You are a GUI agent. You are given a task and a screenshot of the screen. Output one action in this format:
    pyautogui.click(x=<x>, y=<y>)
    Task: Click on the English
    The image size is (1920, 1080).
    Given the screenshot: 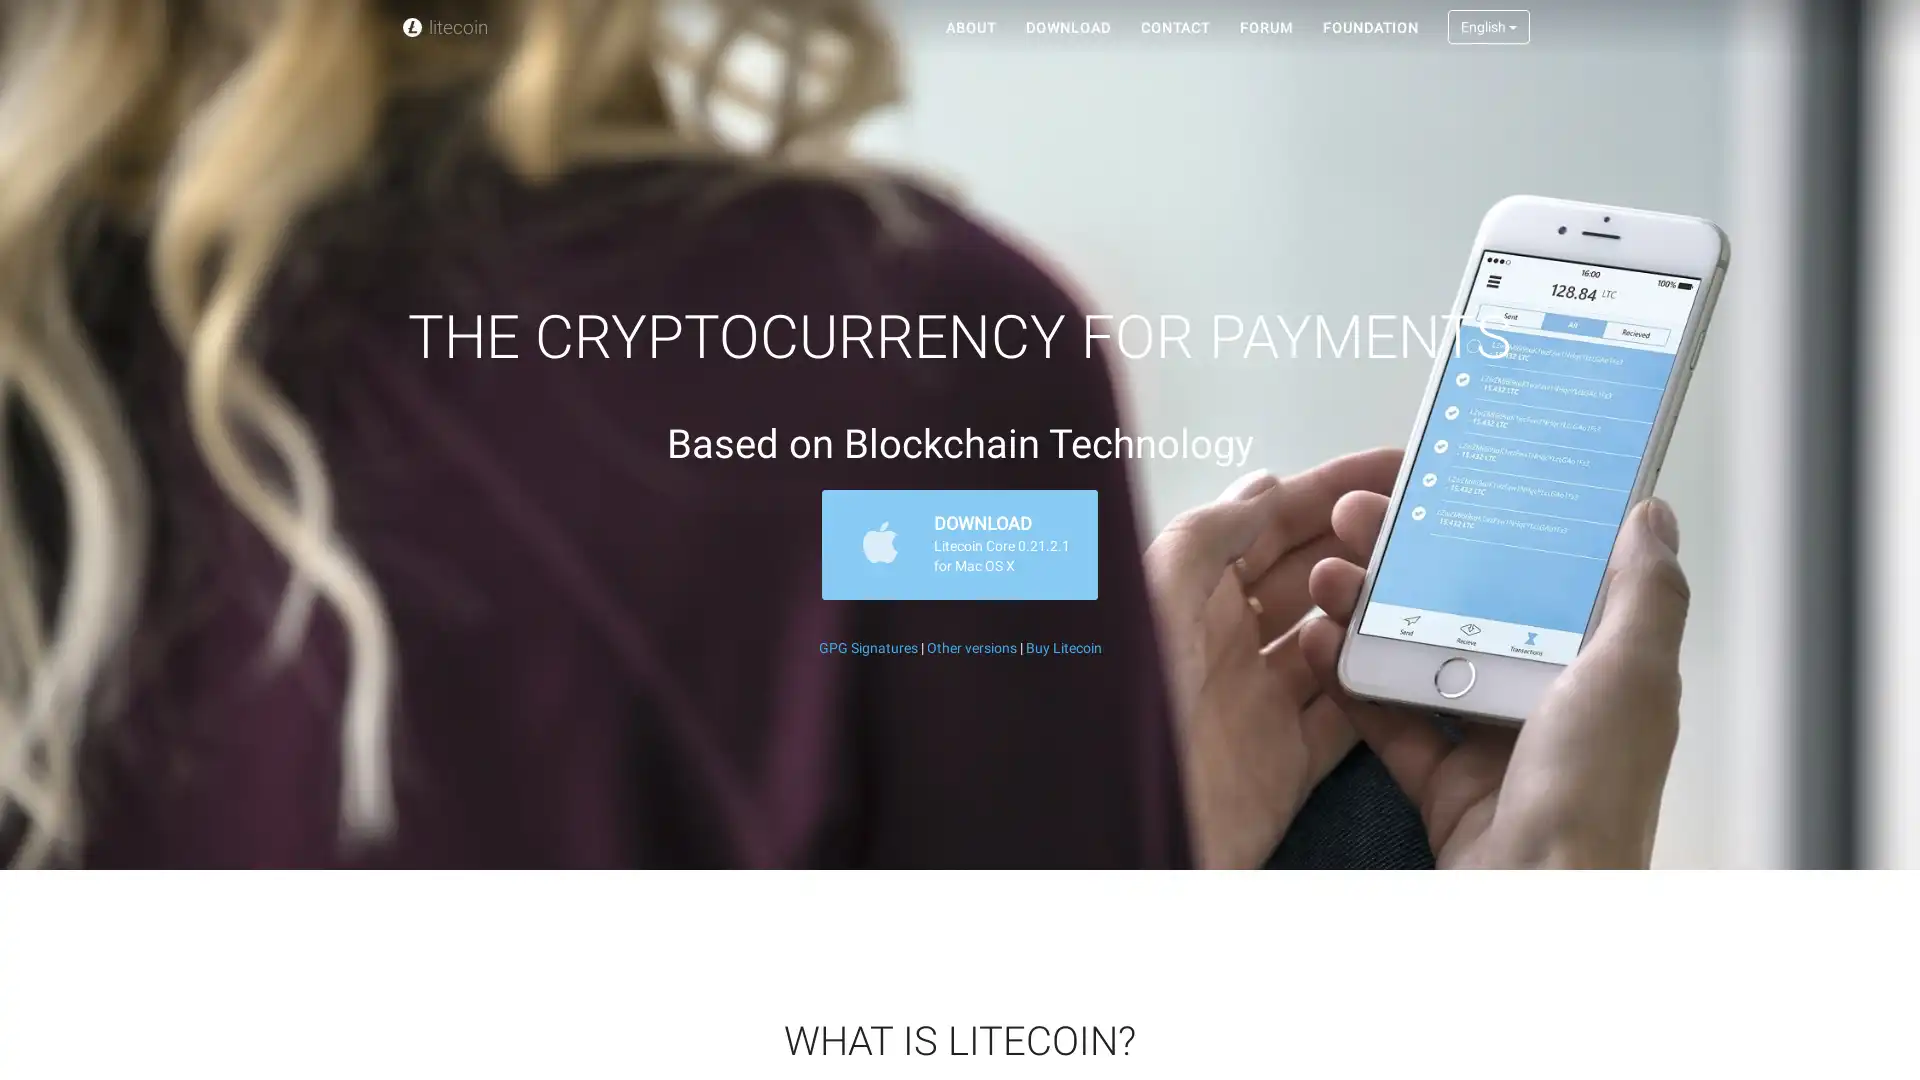 What is the action you would take?
    pyautogui.click(x=1488, y=48)
    